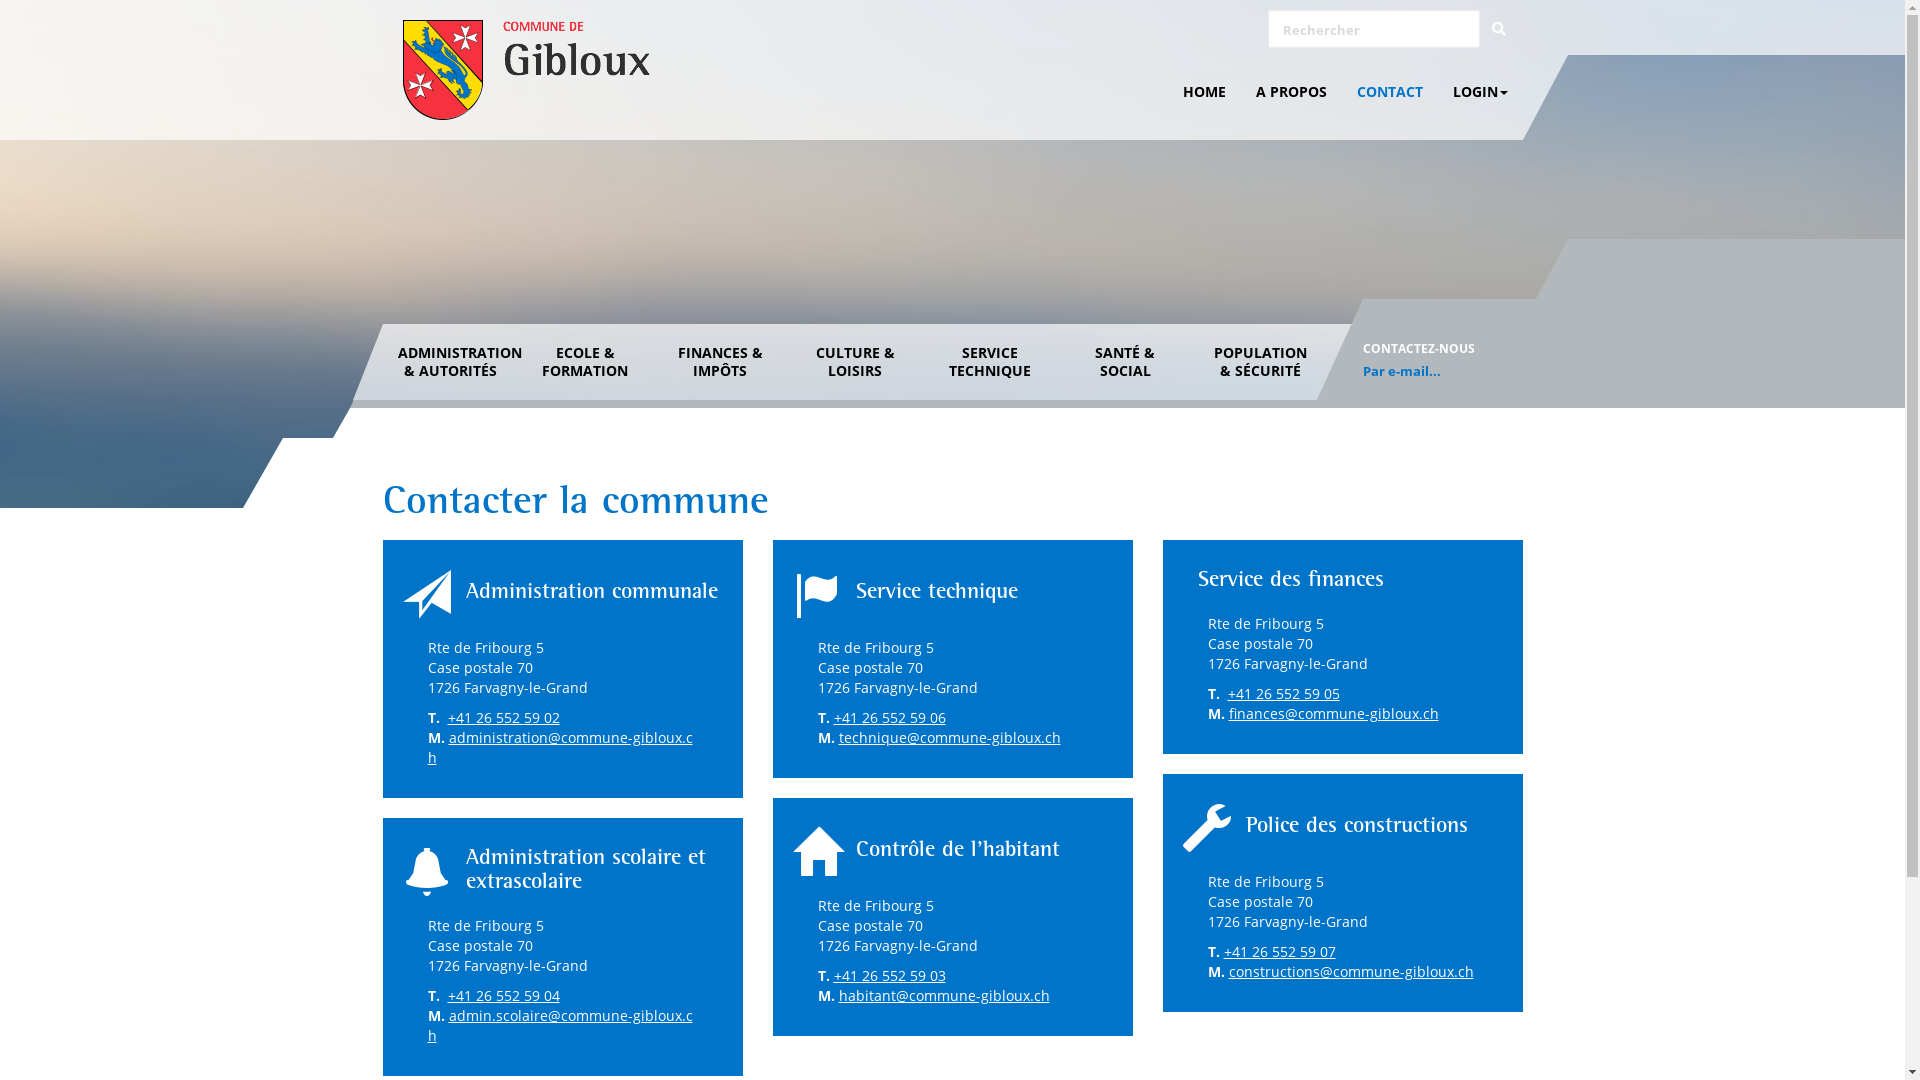 The height and width of the screenshot is (1080, 1920). What do you see at coordinates (838, 995) in the screenshot?
I see `'habitant@commune-gibloux.ch'` at bounding box center [838, 995].